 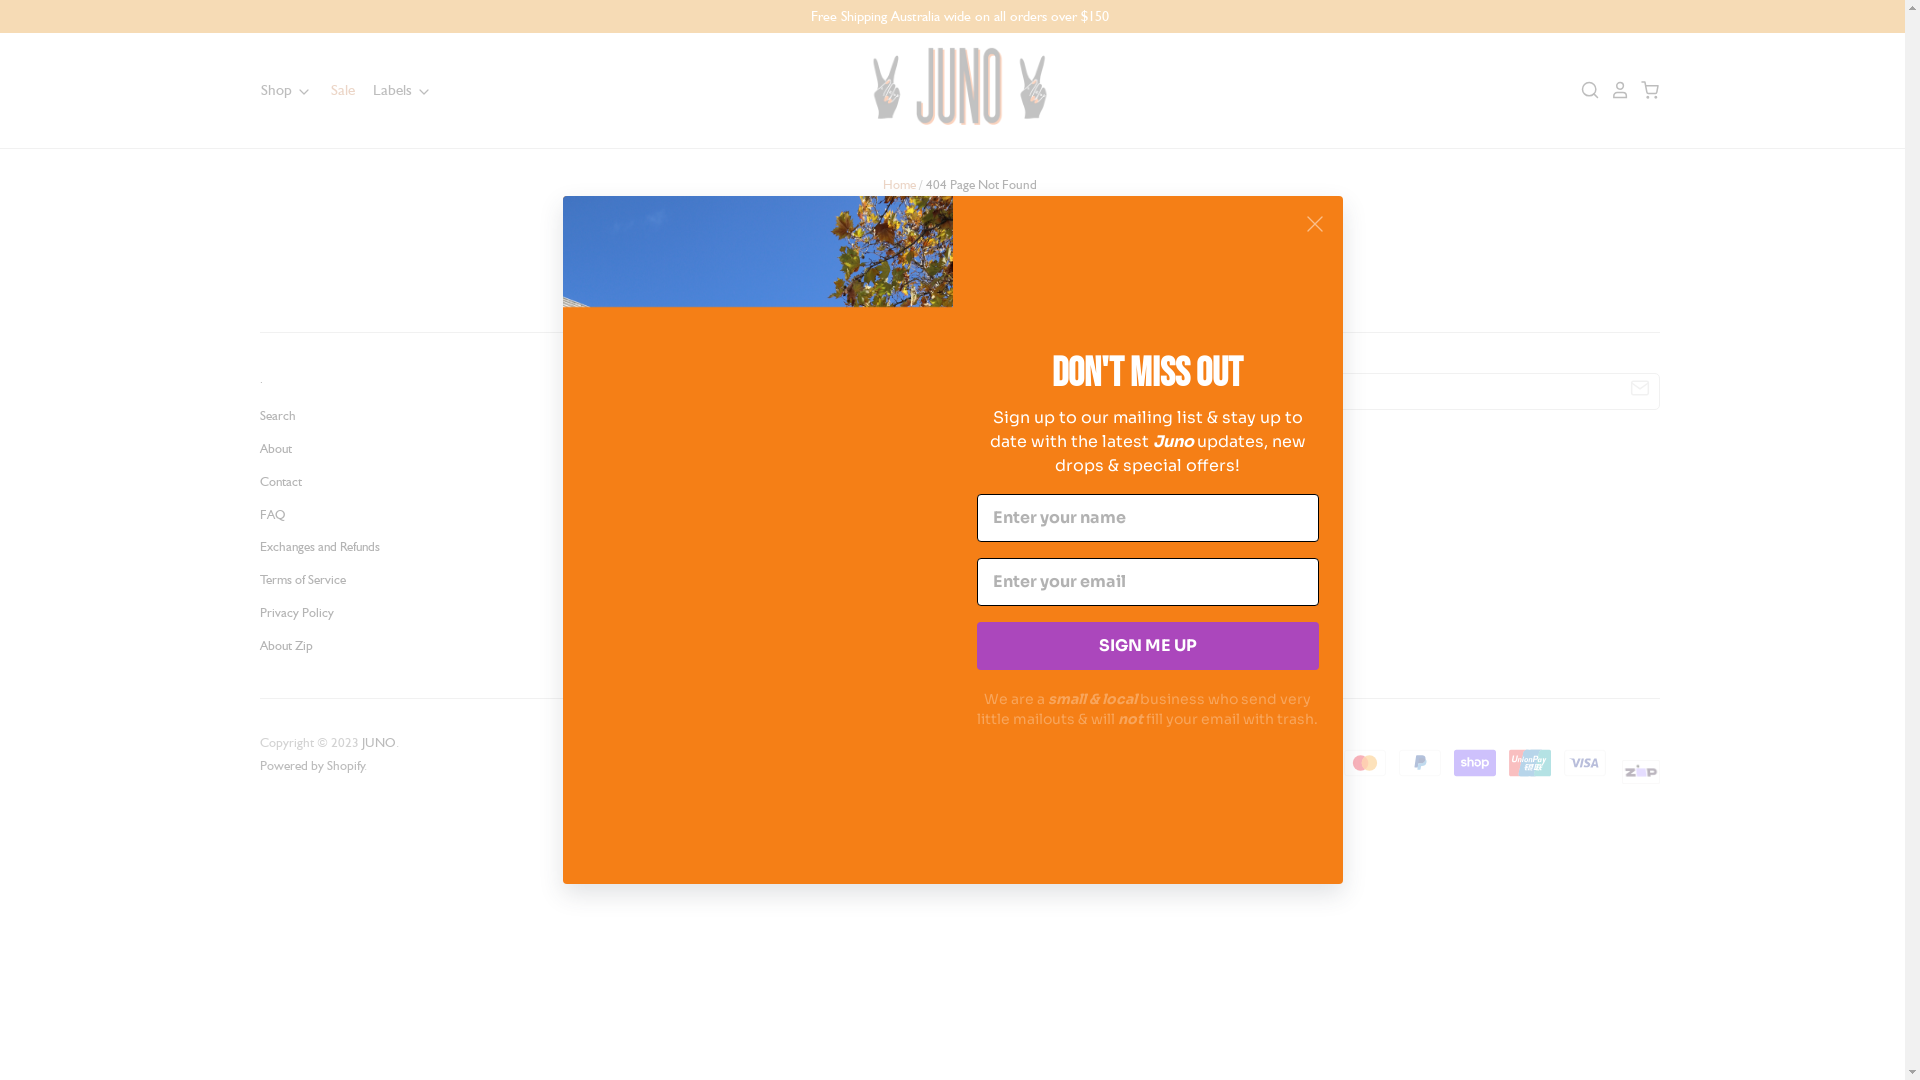 I want to click on 'Shop', so click(x=285, y=88).